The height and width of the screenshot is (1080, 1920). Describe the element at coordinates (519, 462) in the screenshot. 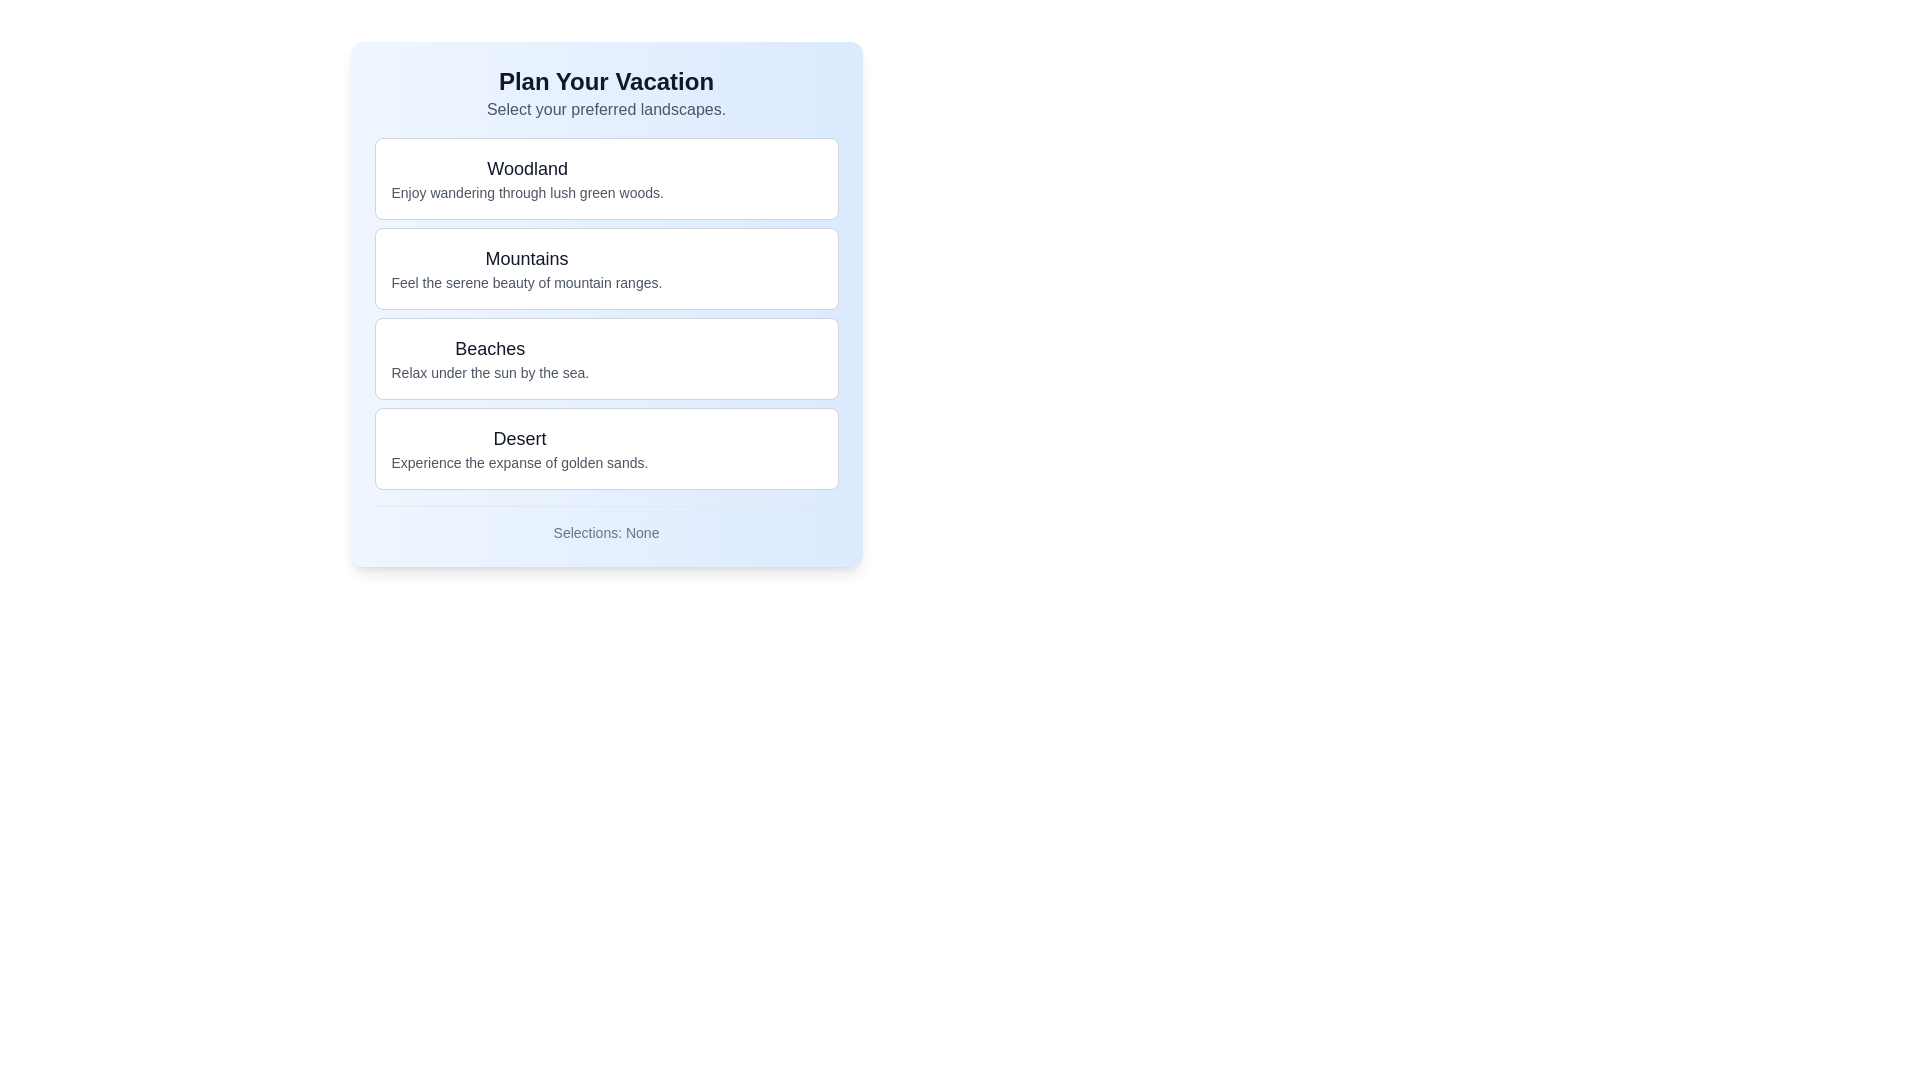

I see `the text segment styled in a small sans-serif font with muted gray color, containing the content 'Experience the expanse of golden sands.' located underneath the bold title 'Desert'` at that location.